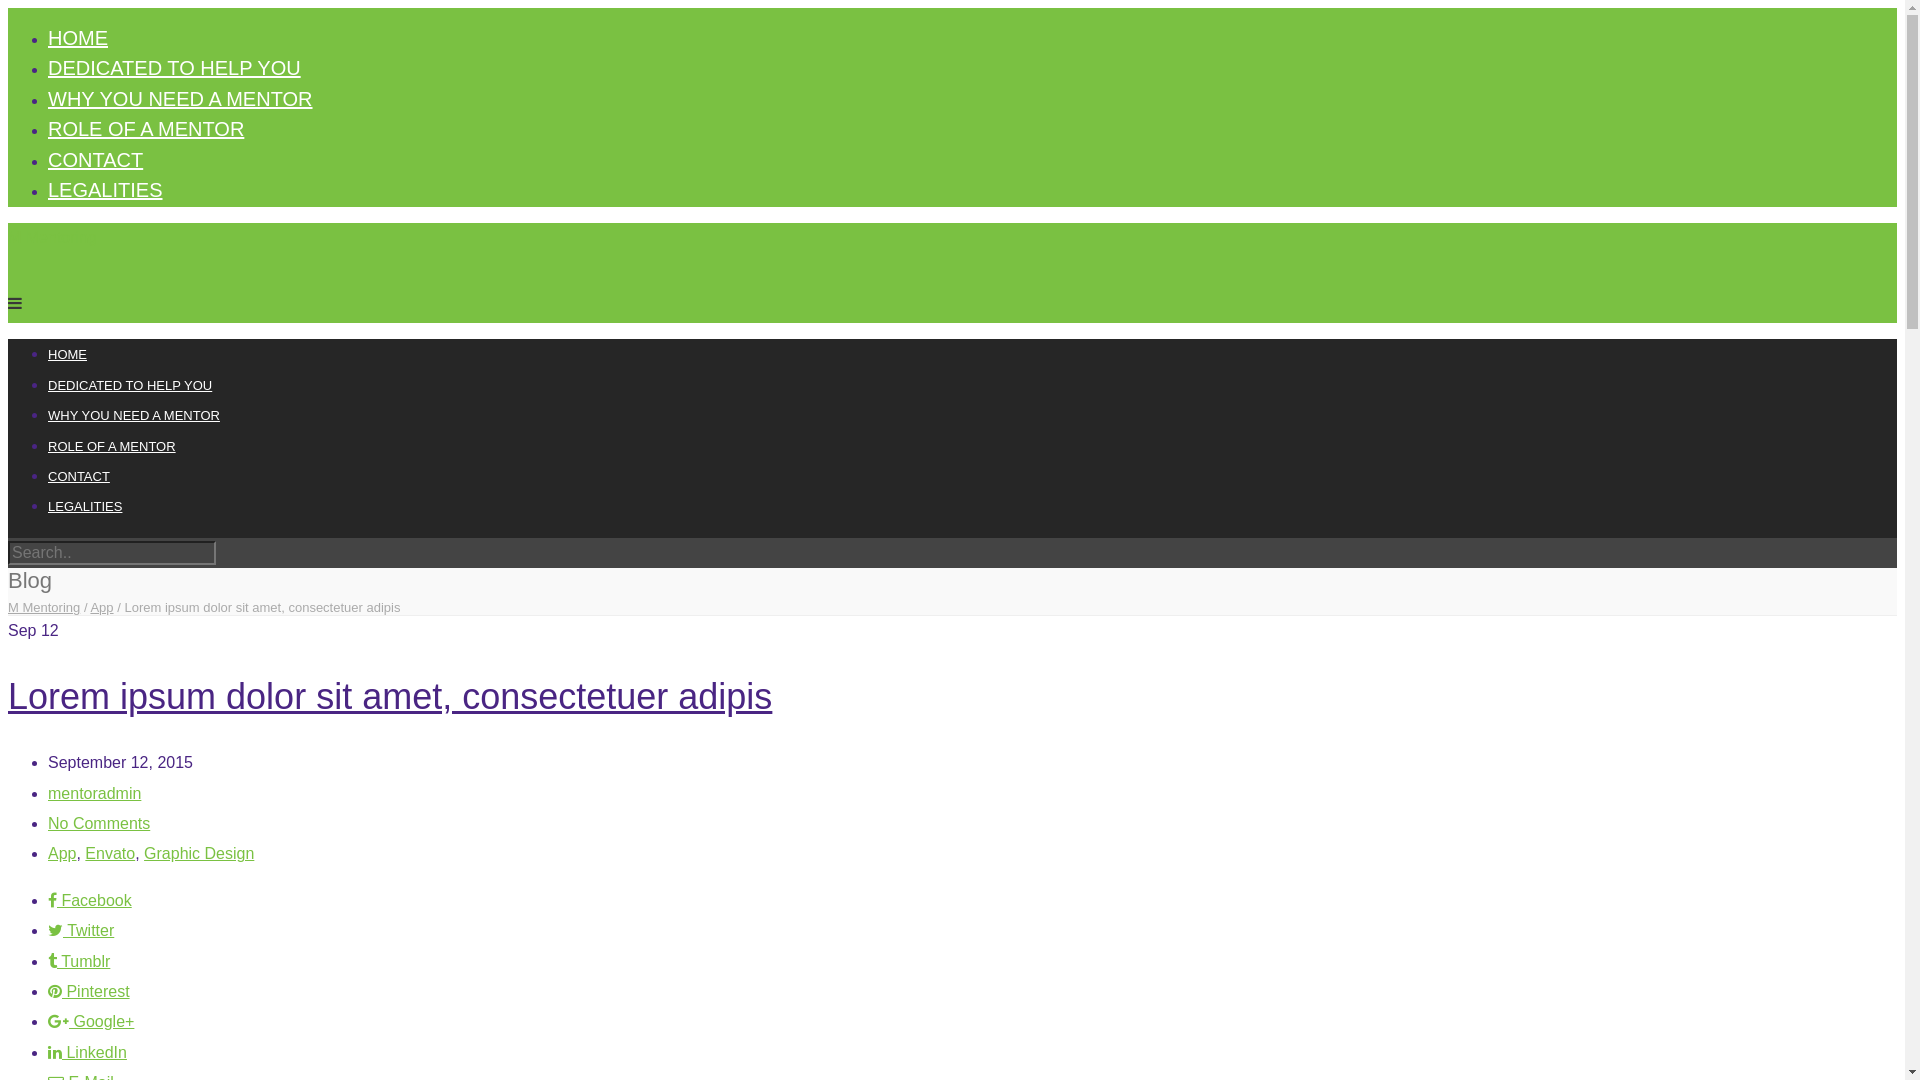 The width and height of the screenshot is (1920, 1080). What do you see at coordinates (98, 823) in the screenshot?
I see `'No Comments'` at bounding box center [98, 823].